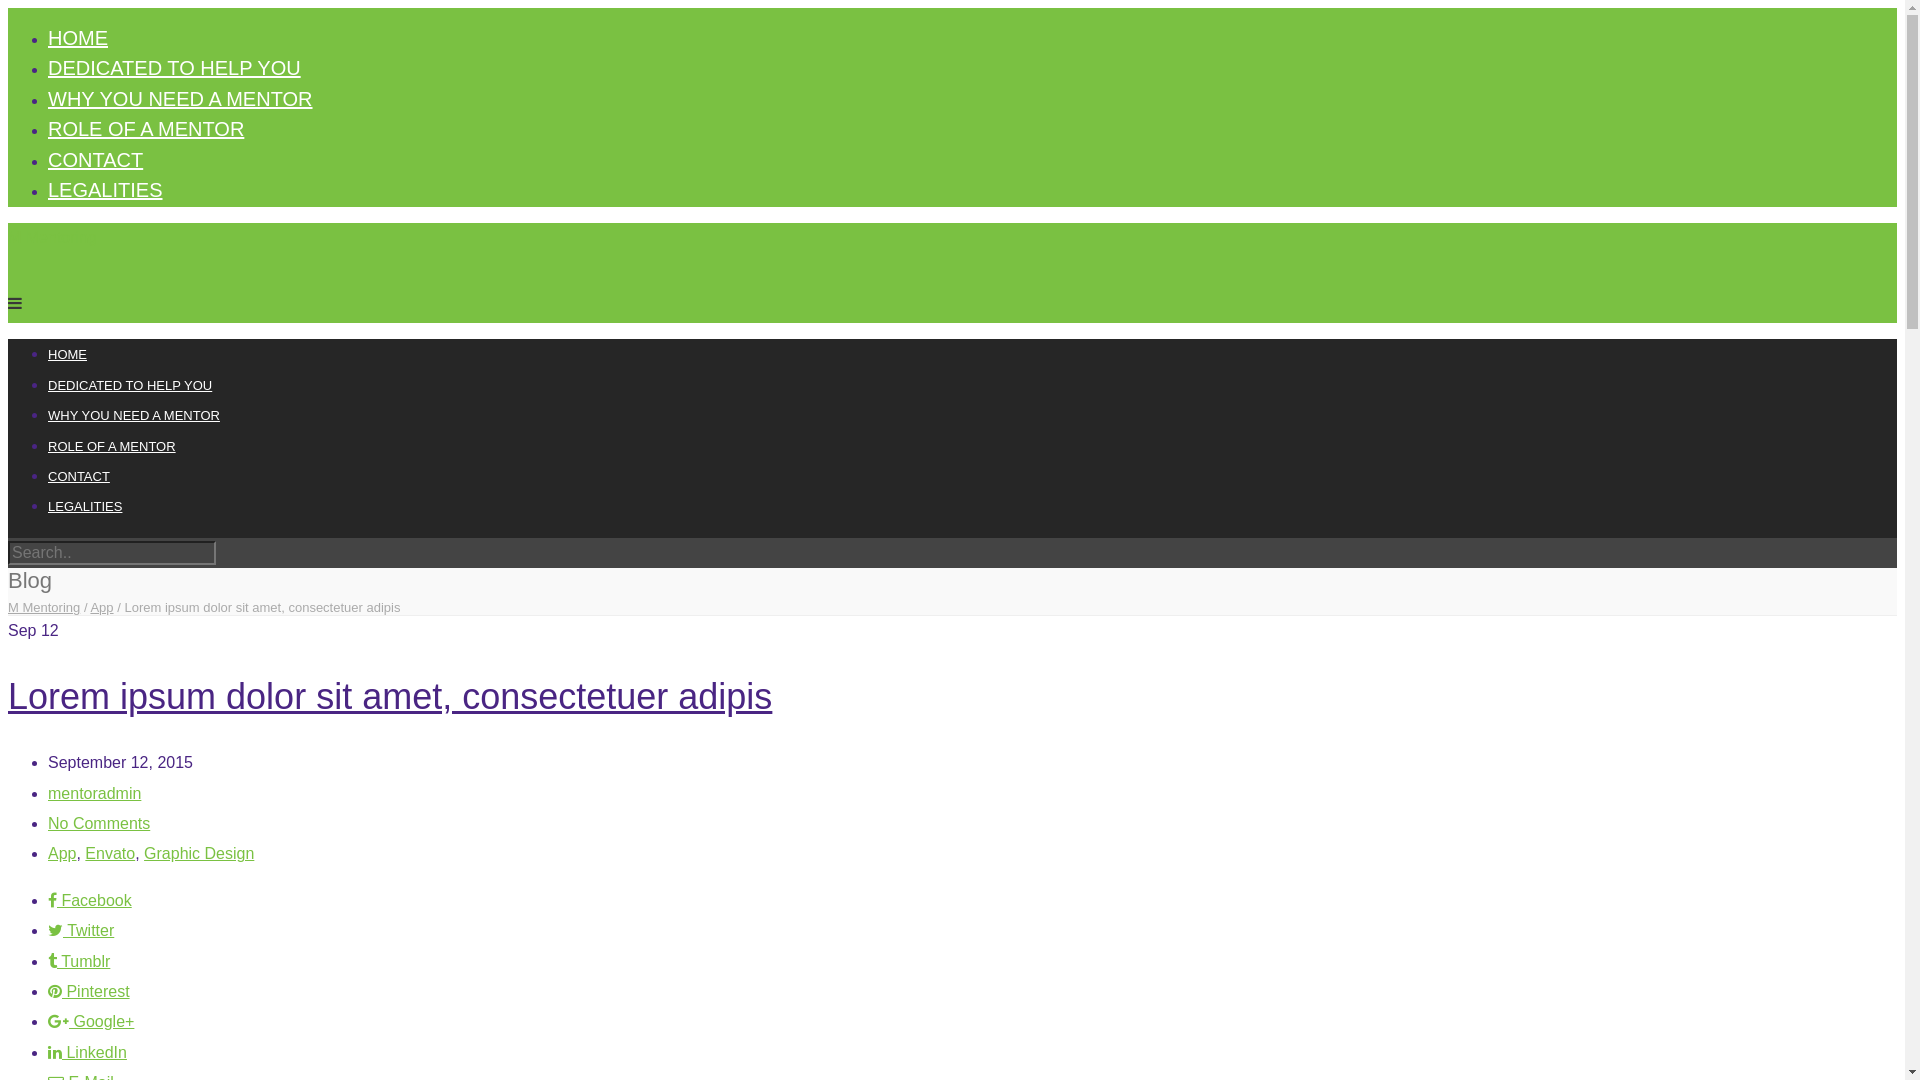 The width and height of the screenshot is (1920, 1080). What do you see at coordinates (98, 823) in the screenshot?
I see `'No Comments'` at bounding box center [98, 823].